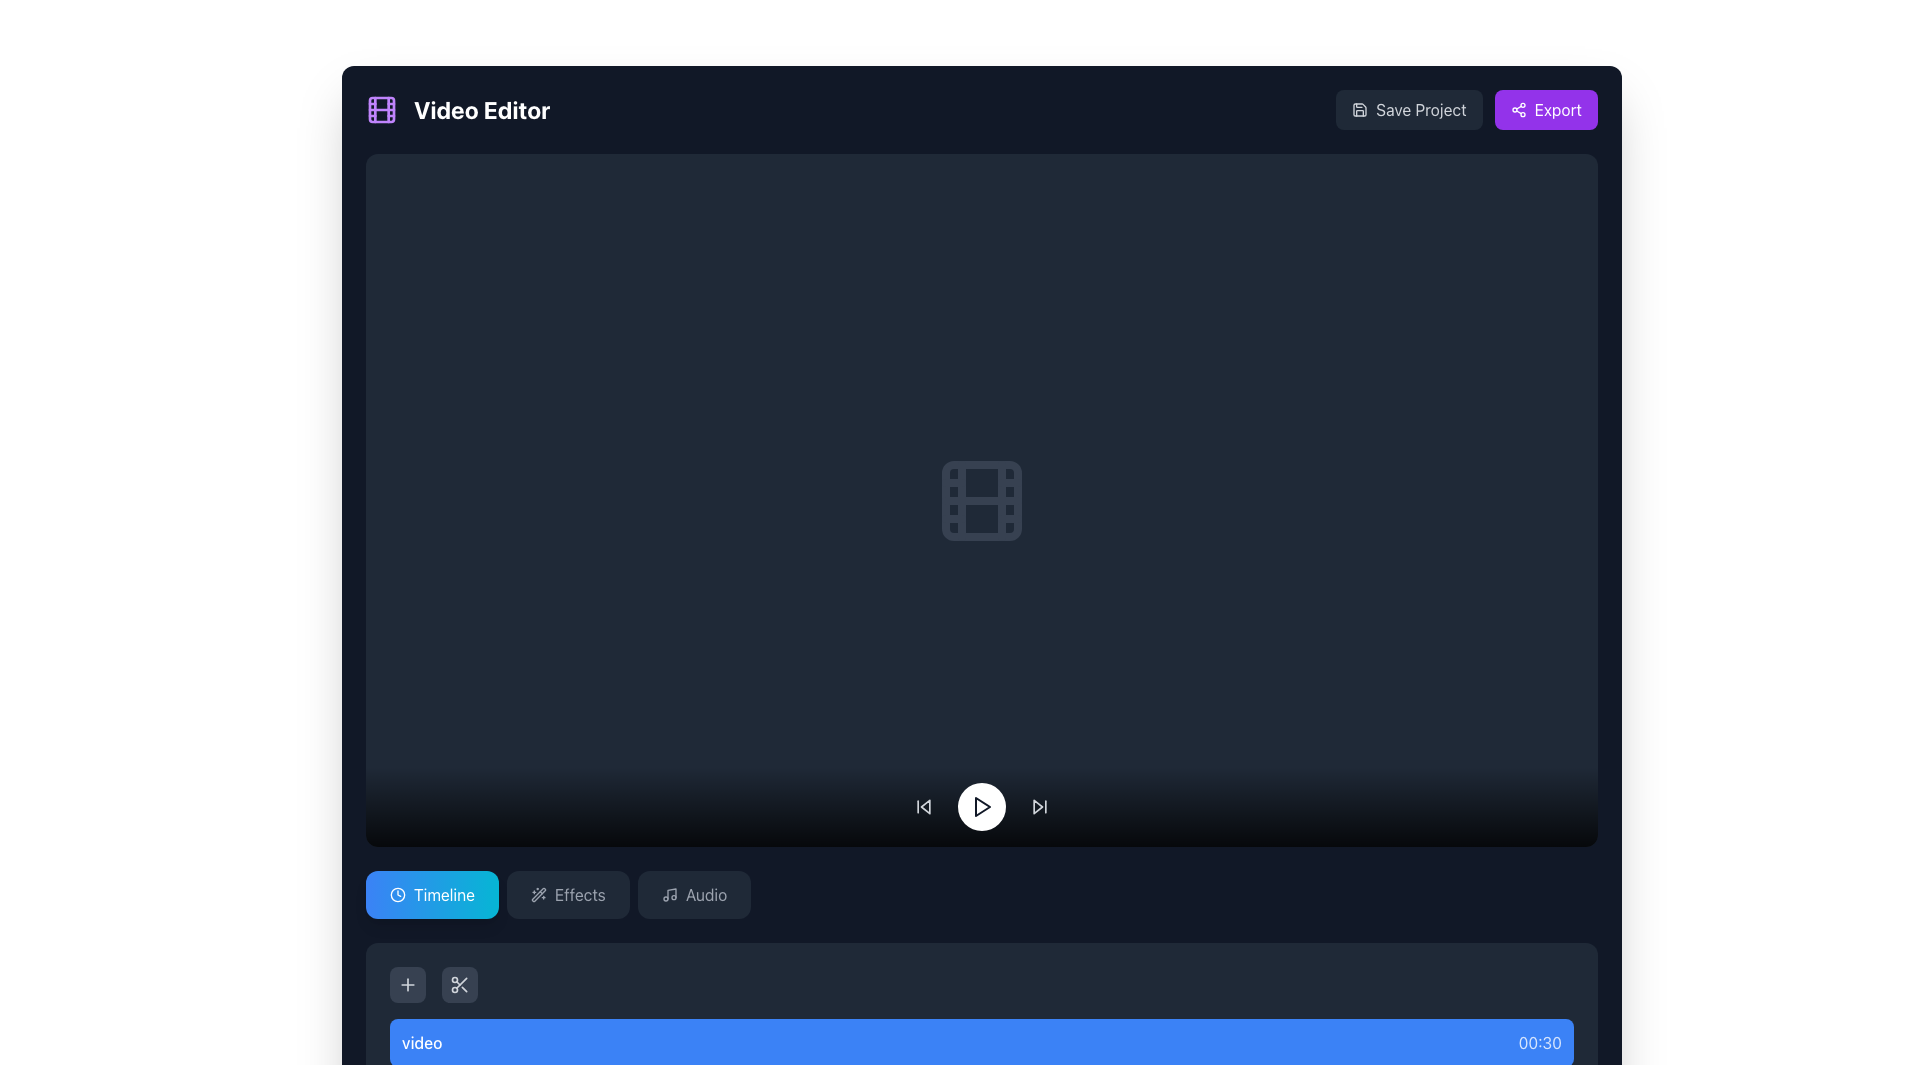 The height and width of the screenshot is (1080, 1920). I want to click on the SVG circle that represents the outer part of the clock icon located near the 'Timeline' button, so click(398, 893).